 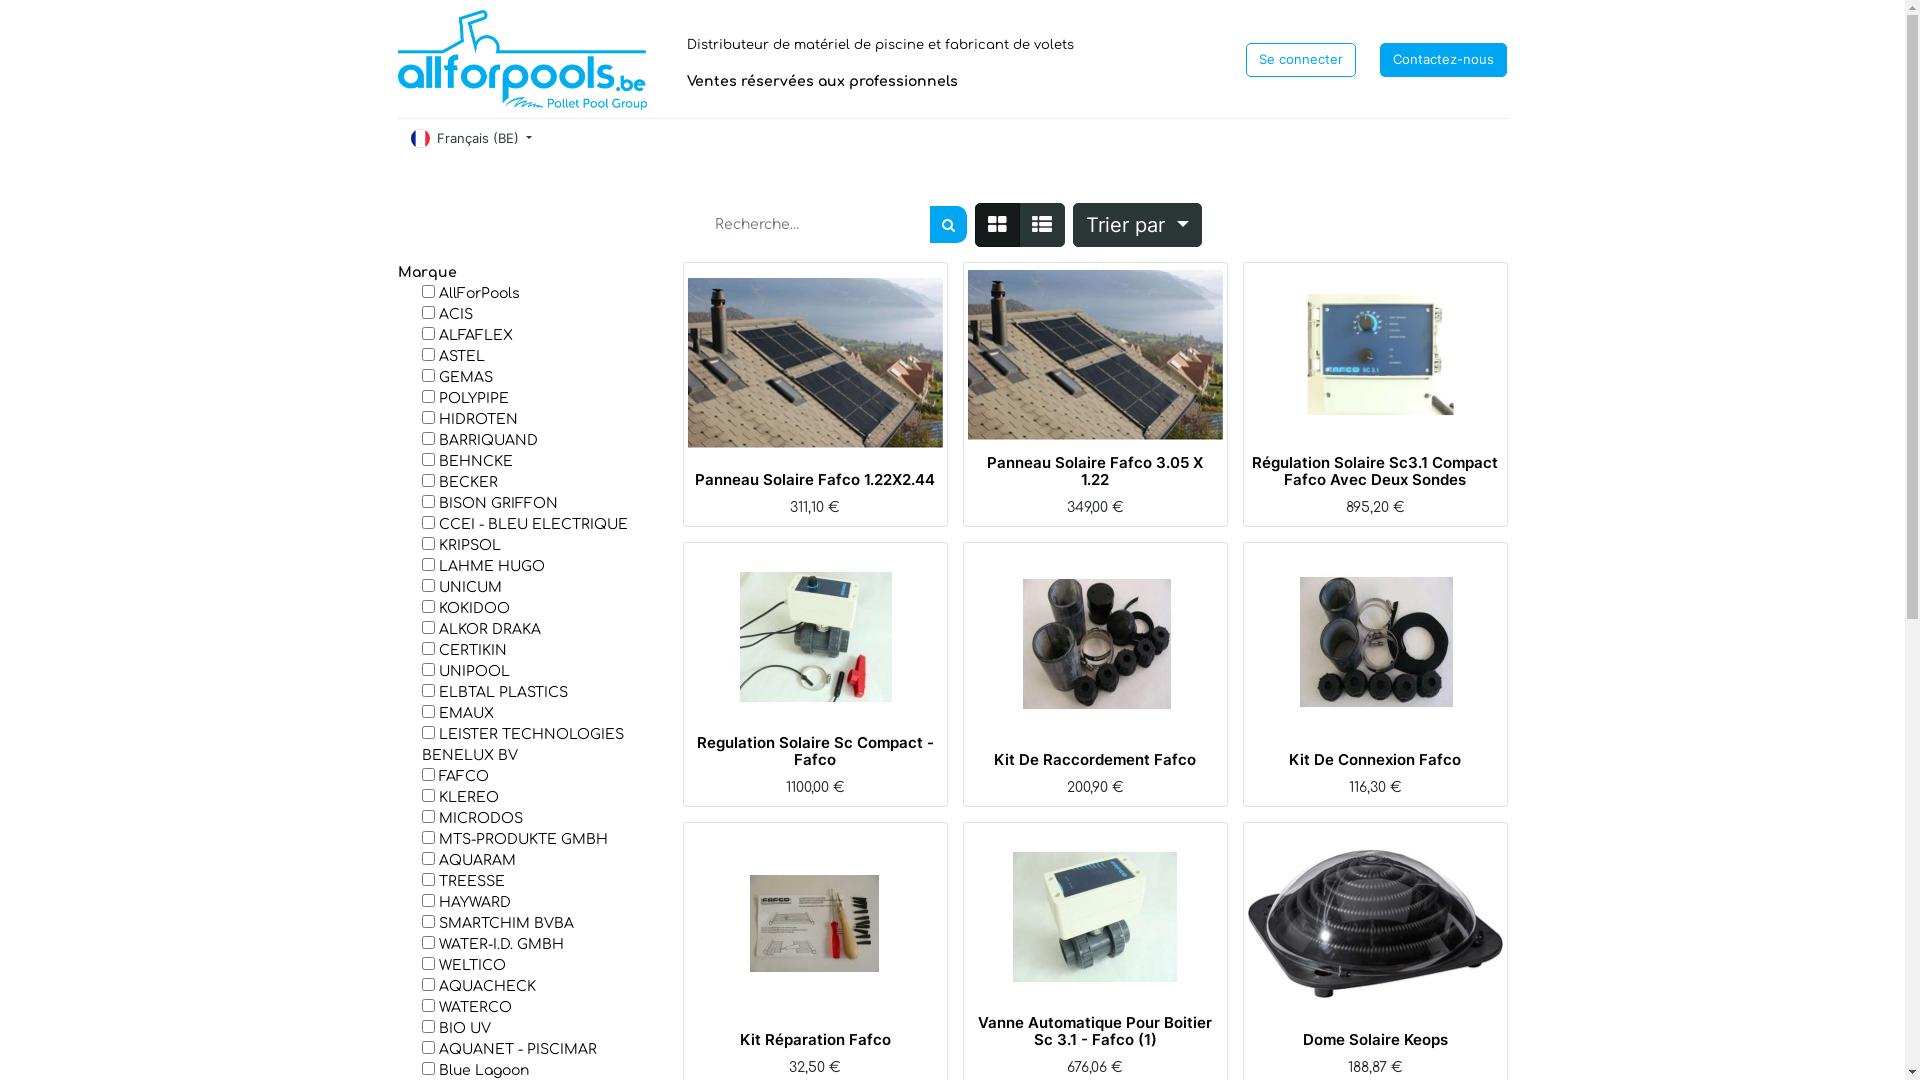 I want to click on 'Tarifs', so click(x=997, y=224).